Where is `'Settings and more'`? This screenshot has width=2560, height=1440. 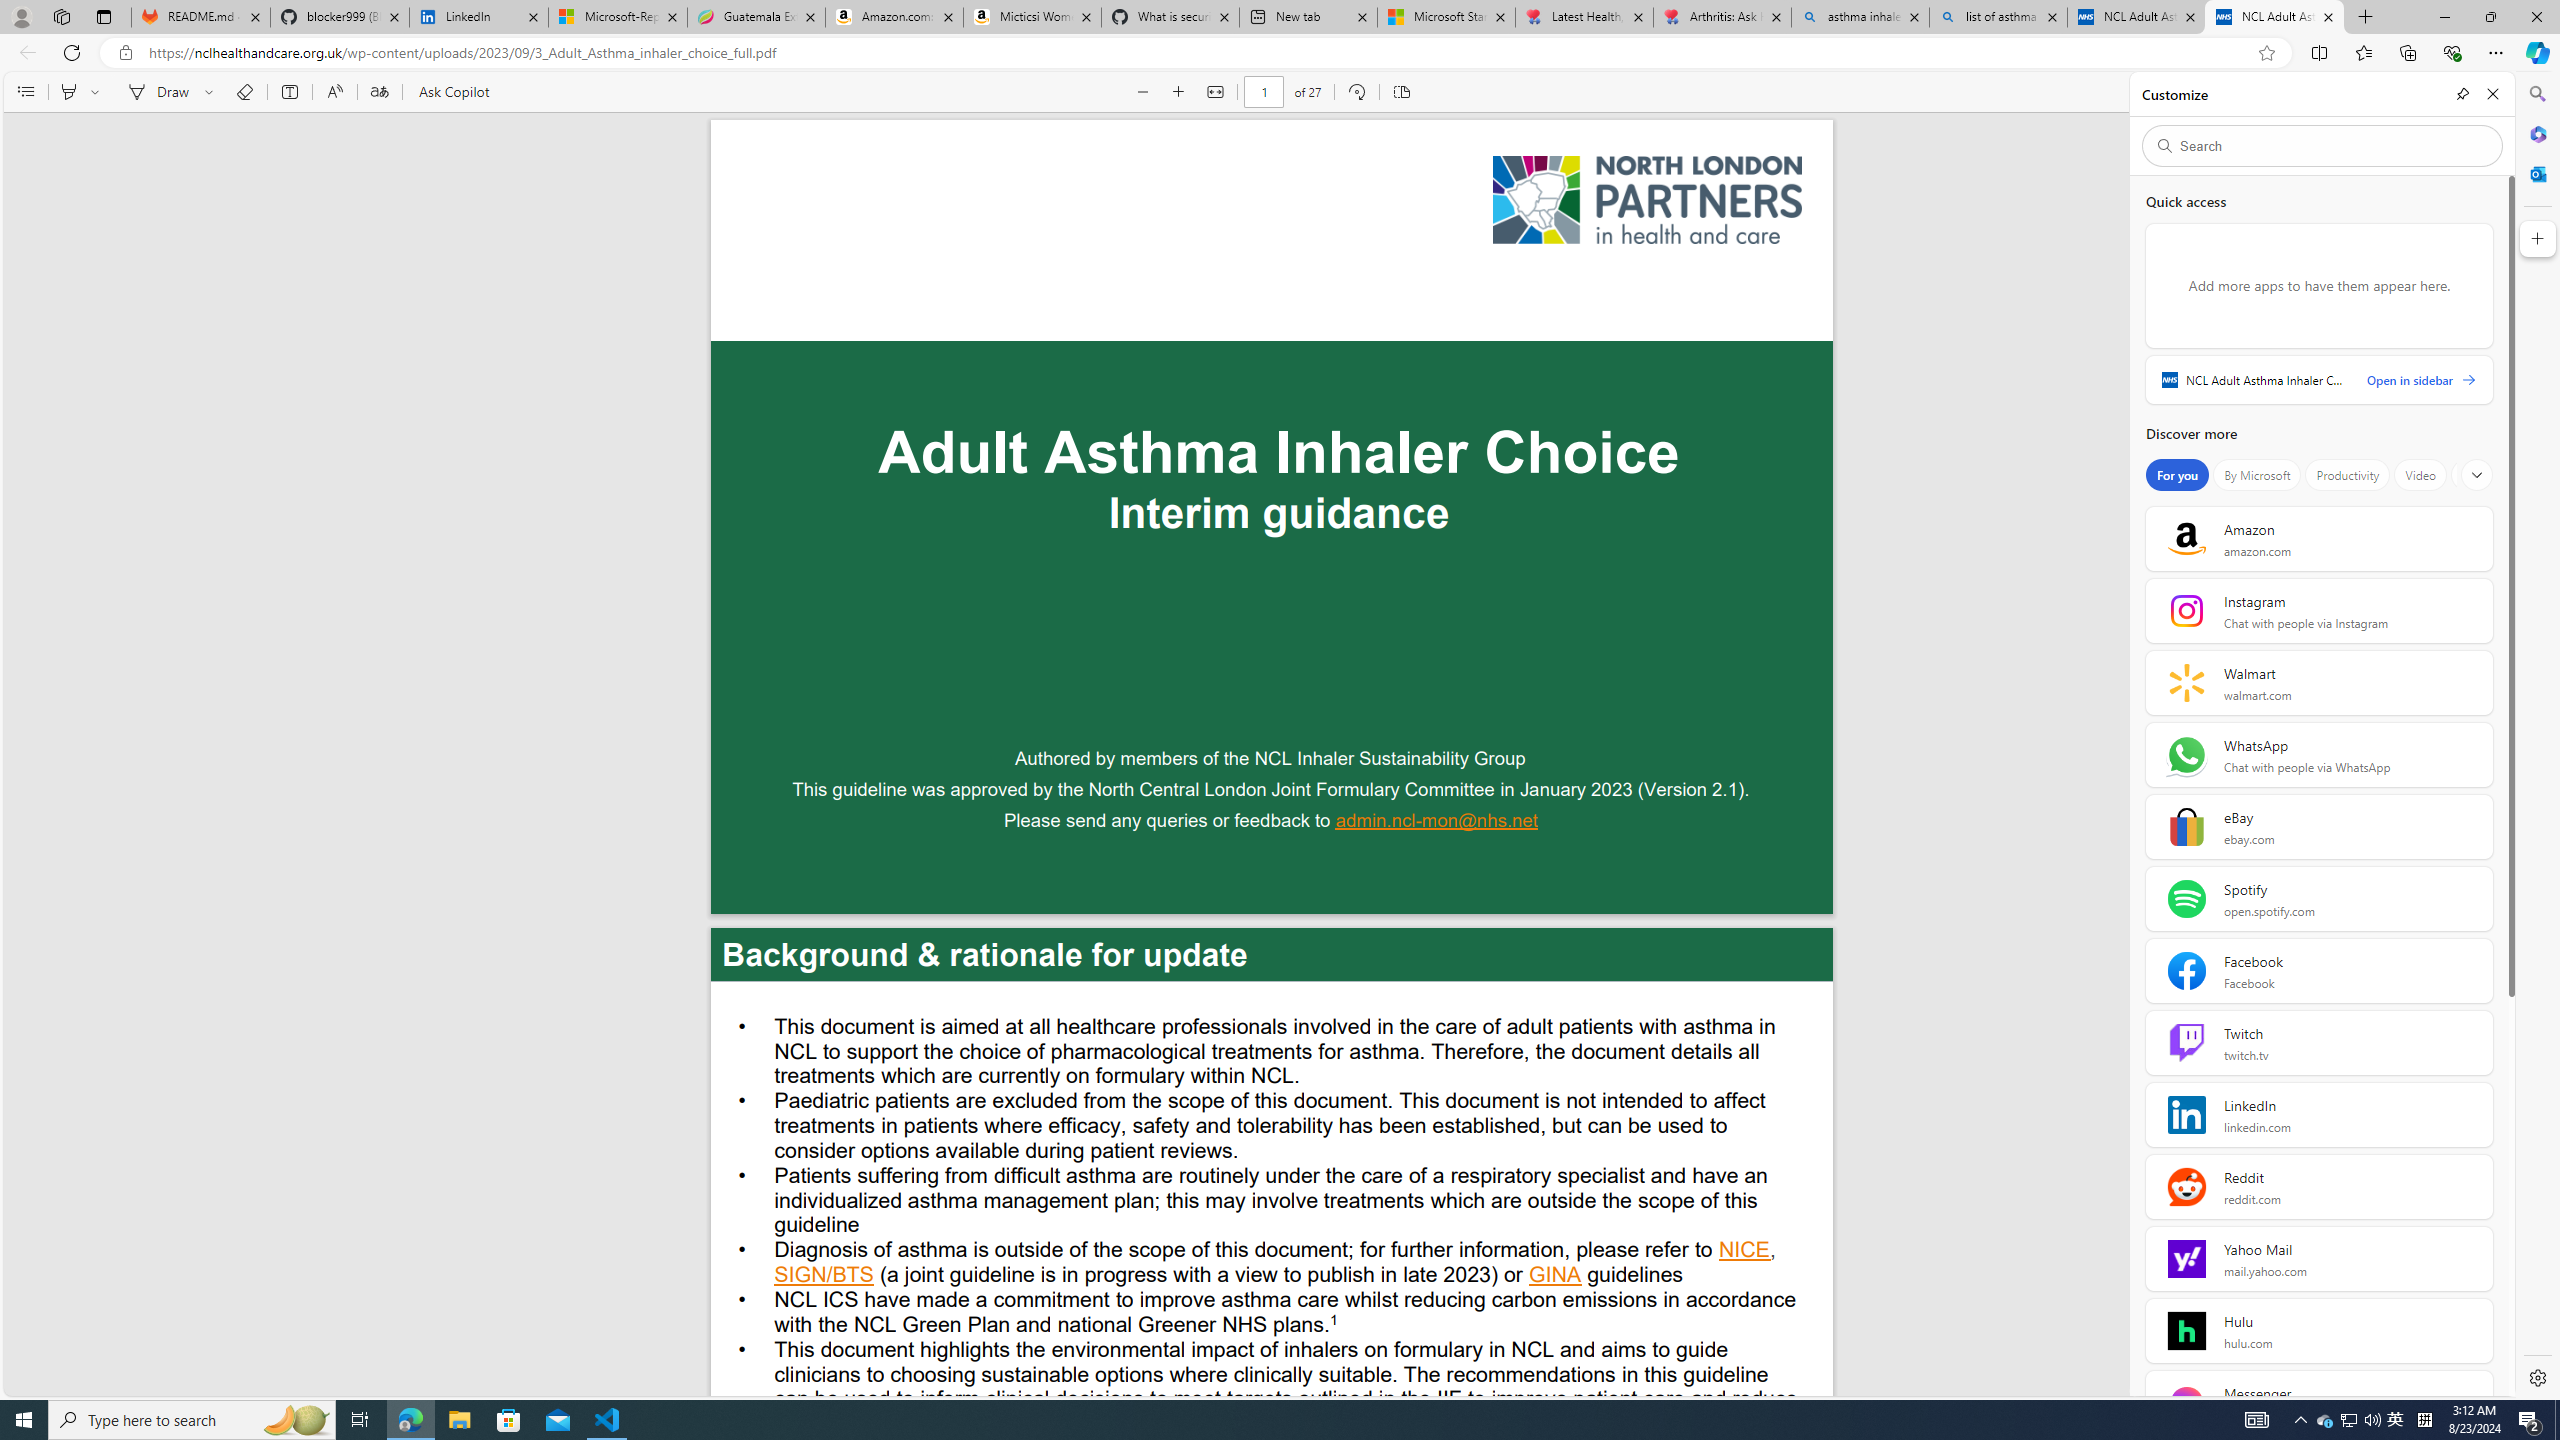 'Settings and more' is located at coordinates (2519, 91).